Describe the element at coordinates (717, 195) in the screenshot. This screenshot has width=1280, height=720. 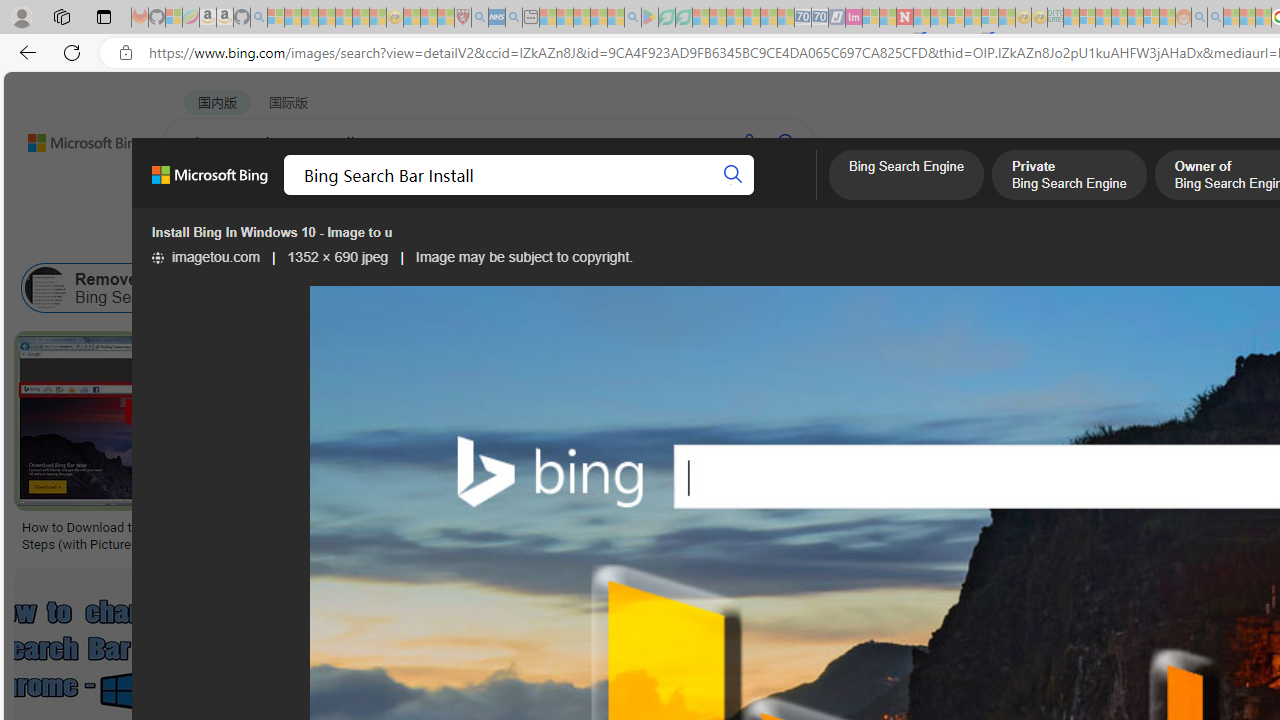
I see `'DICT'` at that location.